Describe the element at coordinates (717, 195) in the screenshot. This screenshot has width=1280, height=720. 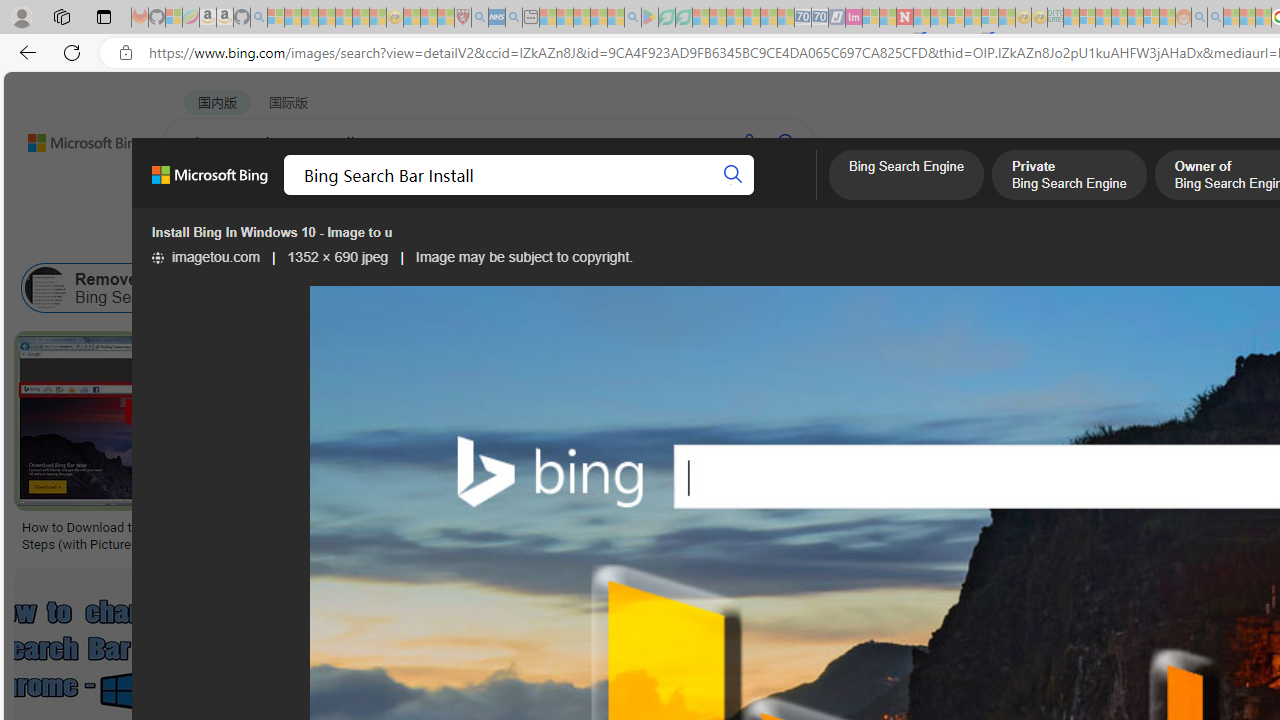
I see `'DICT'` at that location.